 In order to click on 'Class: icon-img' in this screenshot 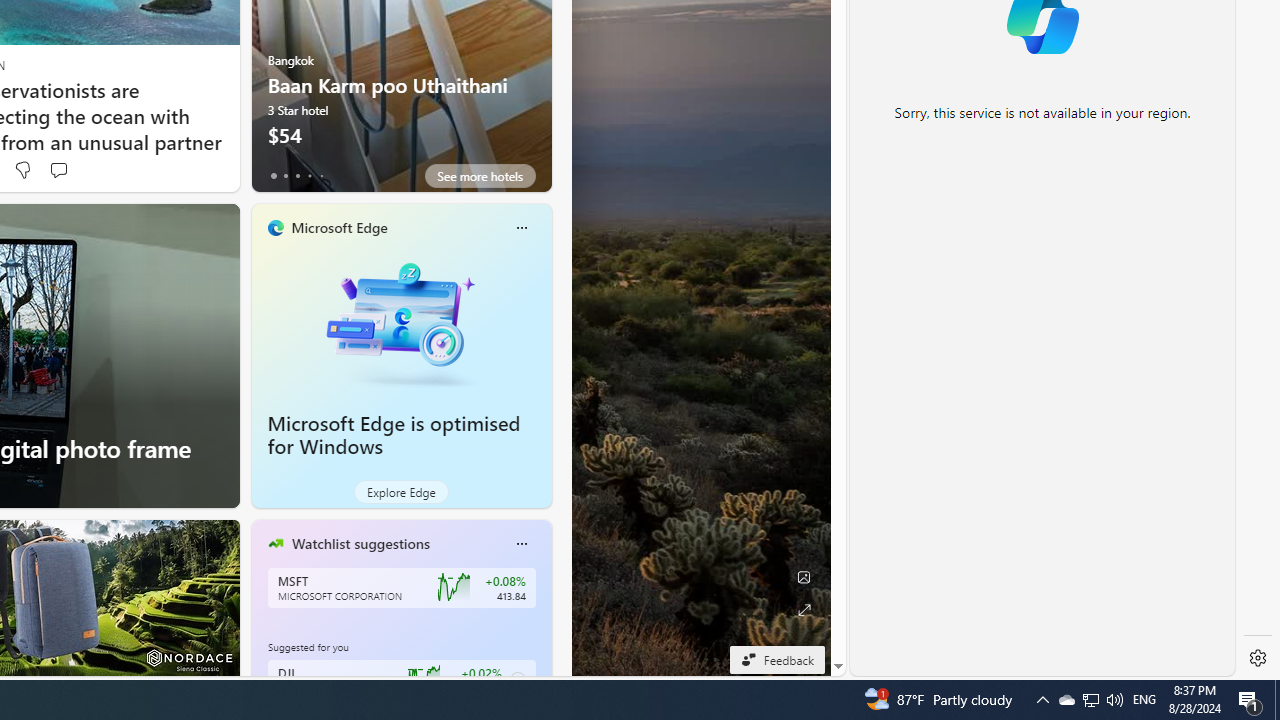, I will do `click(521, 543)`.